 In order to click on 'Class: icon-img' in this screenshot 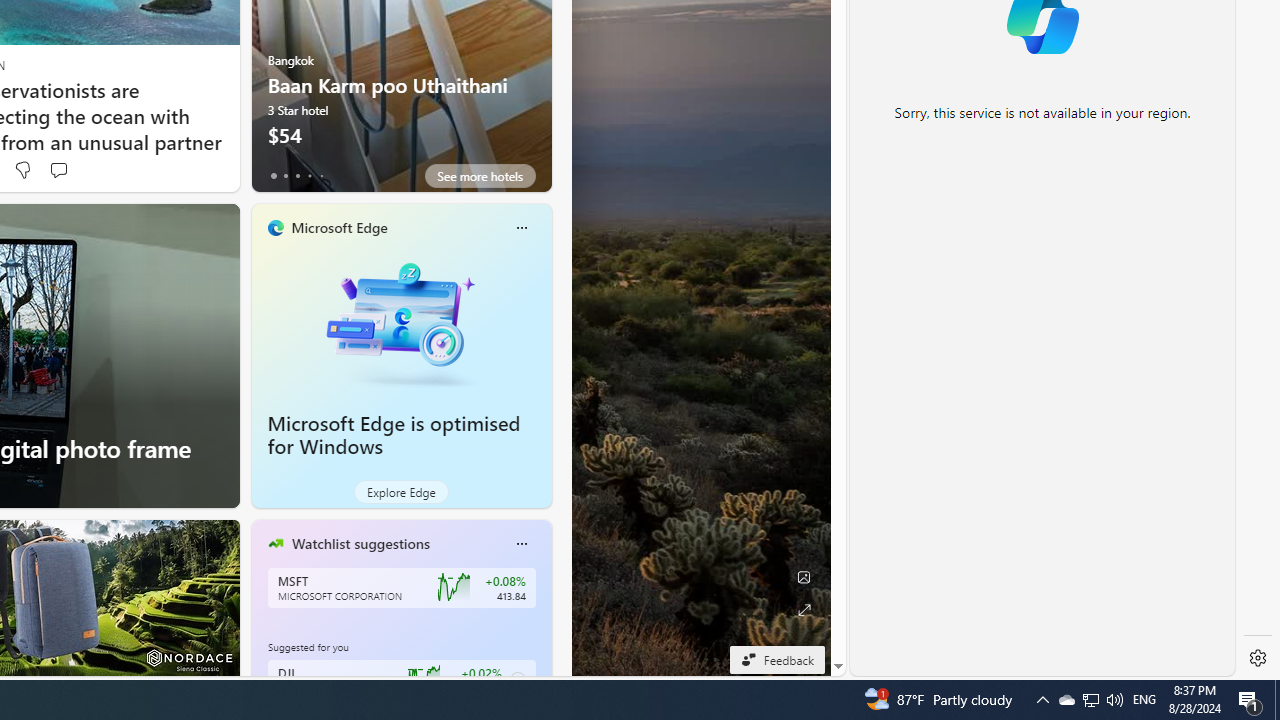, I will do `click(521, 543)`.